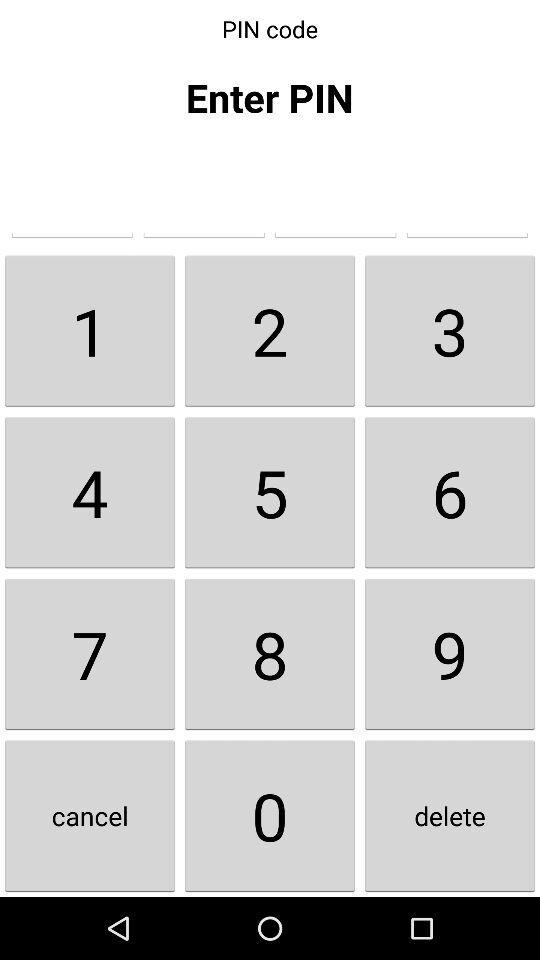 The image size is (540, 960). What do you see at coordinates (270, 816) in the screenshot?
I see `the 0 button` at bounding box center [270, 816].